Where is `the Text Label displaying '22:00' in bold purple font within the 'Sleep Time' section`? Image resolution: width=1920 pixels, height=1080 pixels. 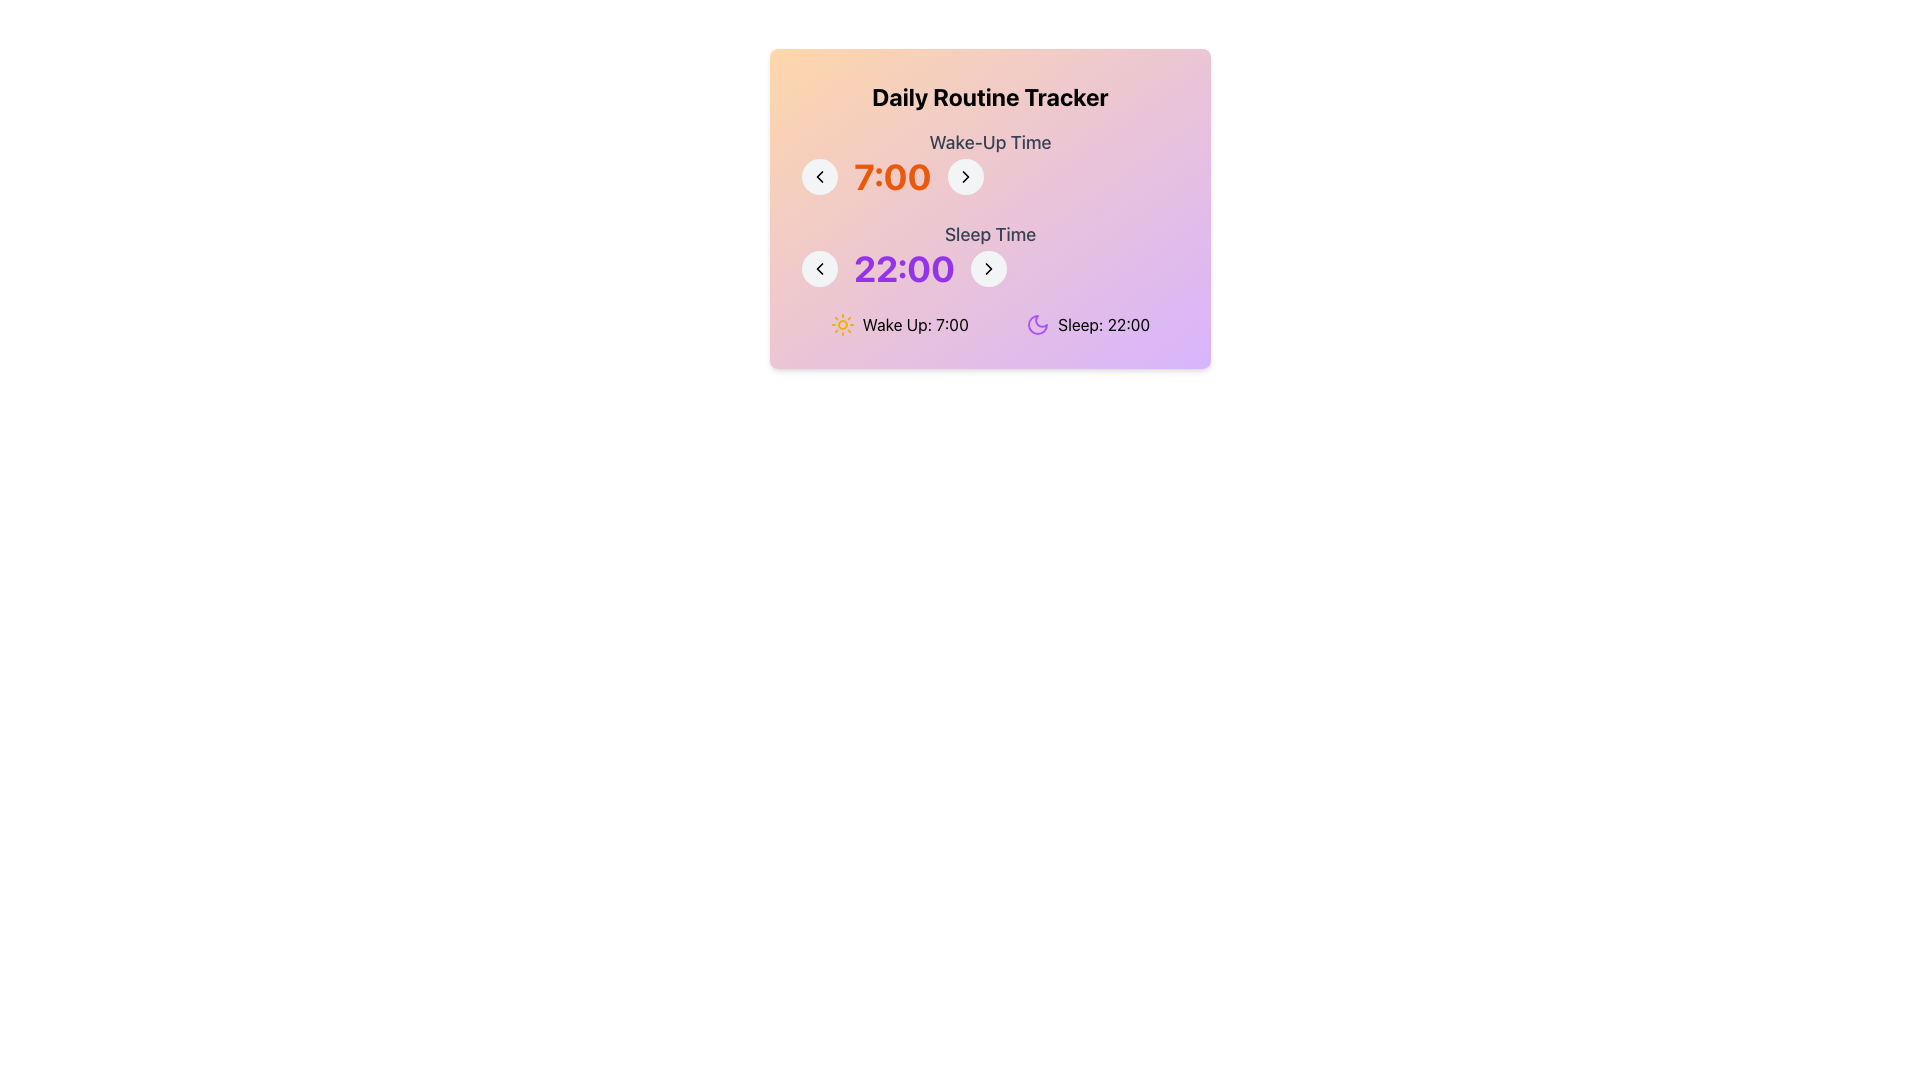
the Text Label displaying '22:00' in bold purple font within the 'Sleep Time' section is located at coordinates (903, 268).